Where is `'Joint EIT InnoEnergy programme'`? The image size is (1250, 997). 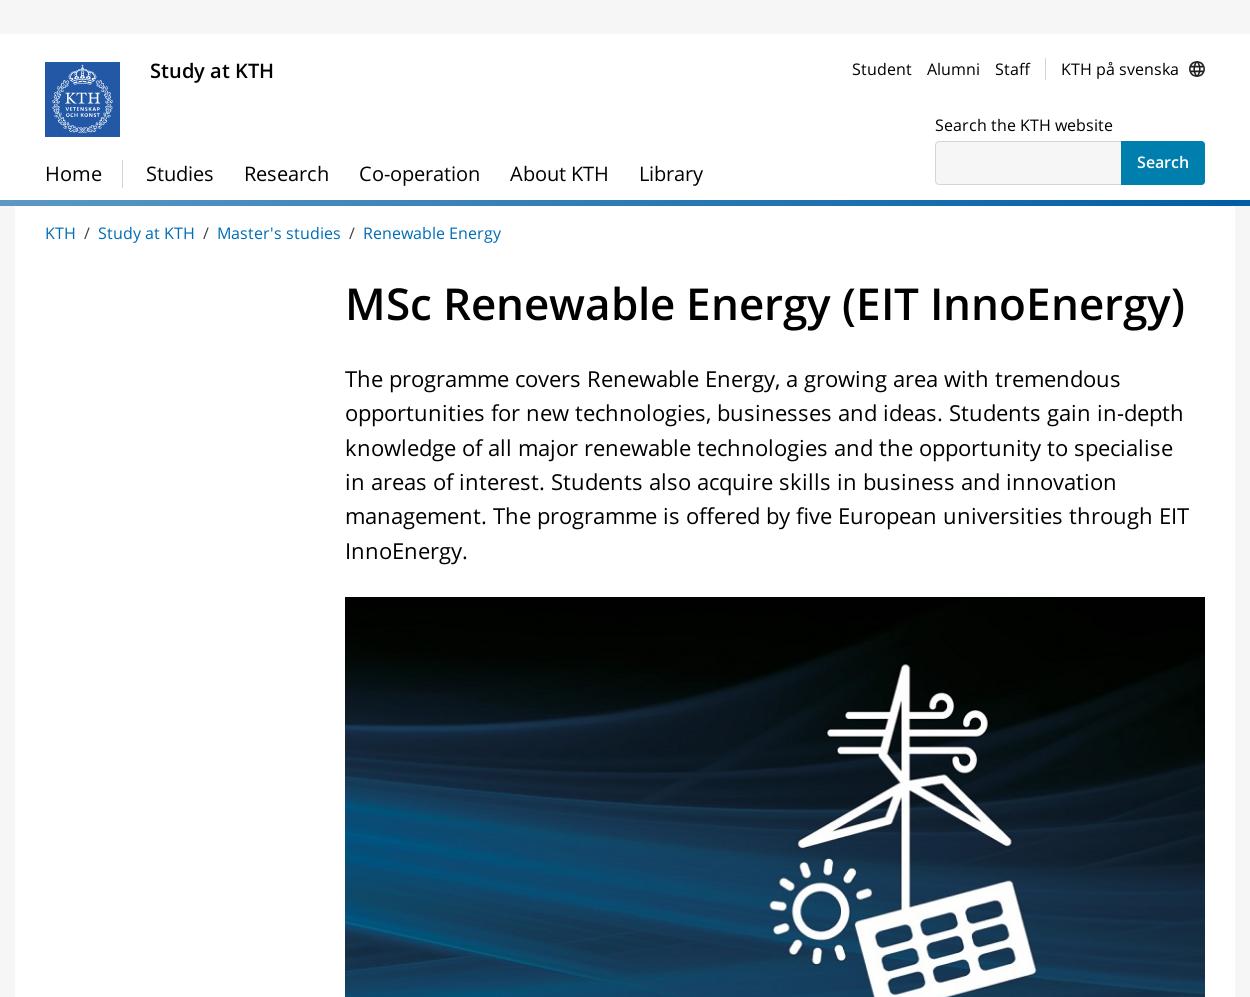
'Joint EIT InnoEnergy programme' is located at coordinates (532, 186).